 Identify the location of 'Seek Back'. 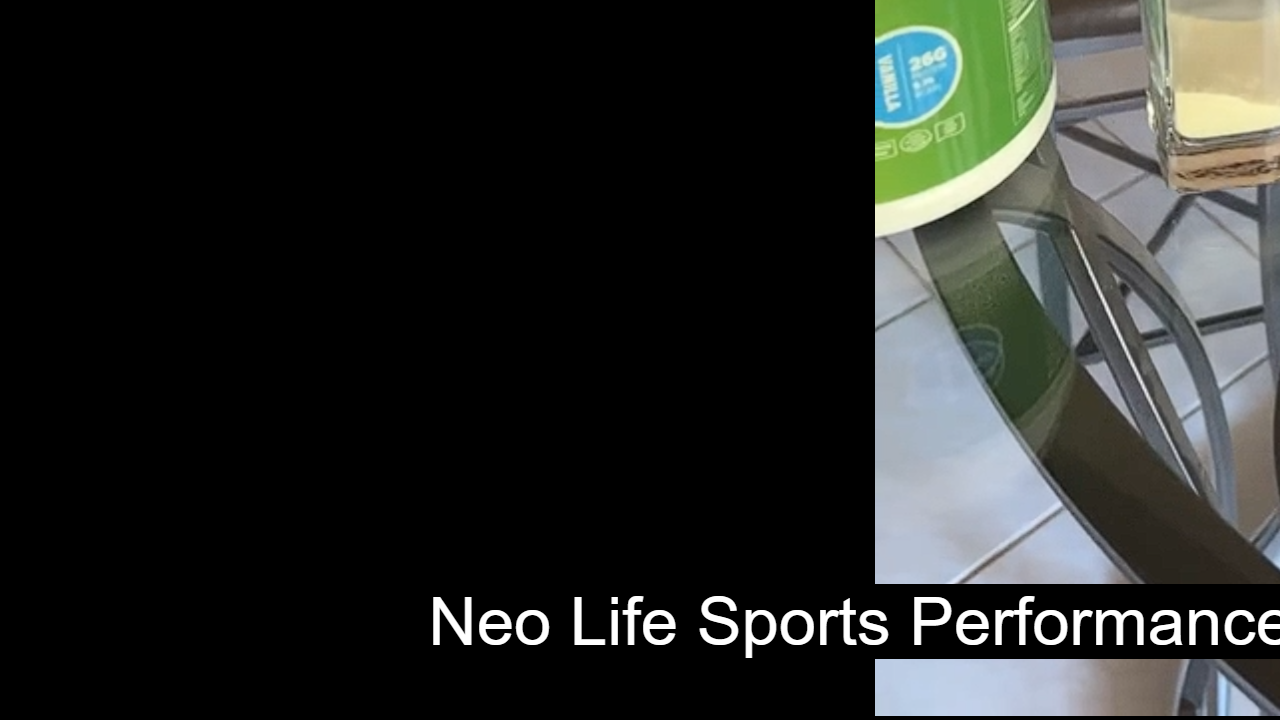
(69, 696).